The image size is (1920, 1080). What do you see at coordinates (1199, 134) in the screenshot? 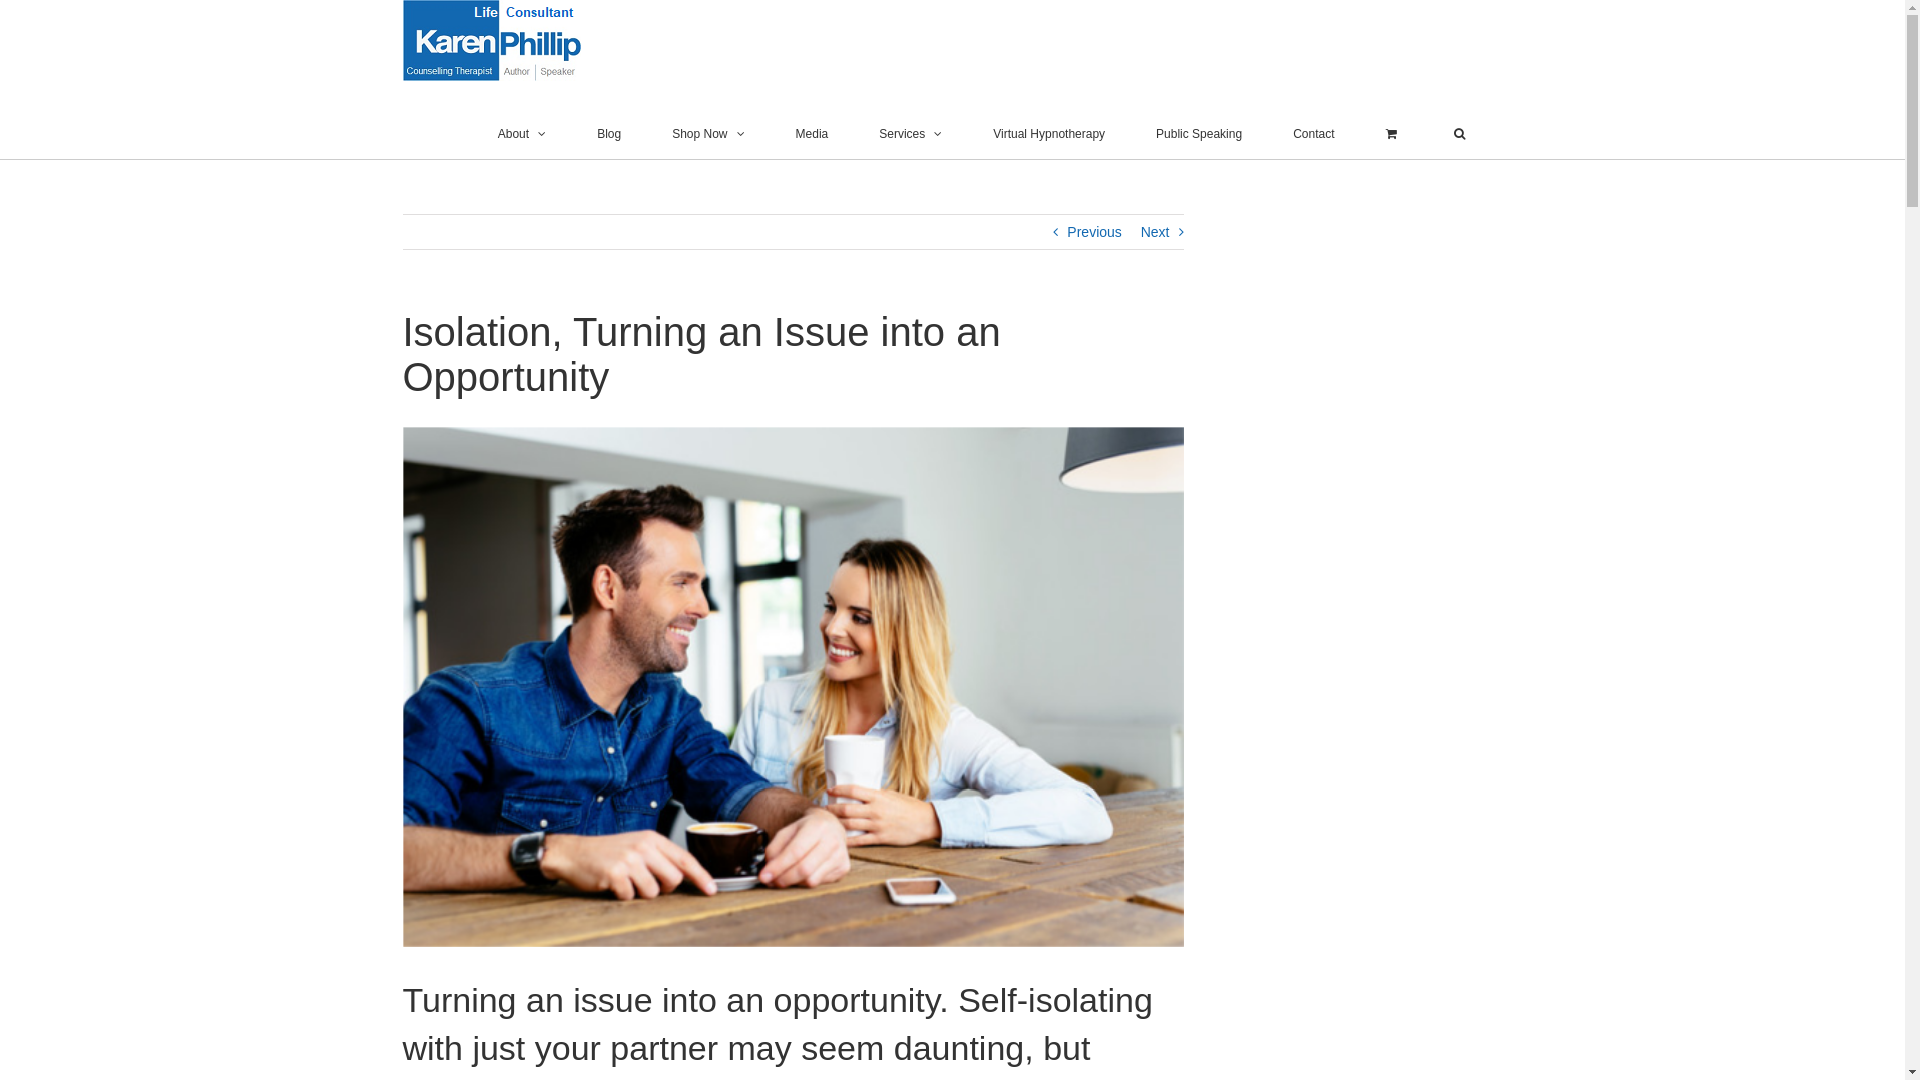
I see `'Public Speaking'` at bounding box center [1199, 134].